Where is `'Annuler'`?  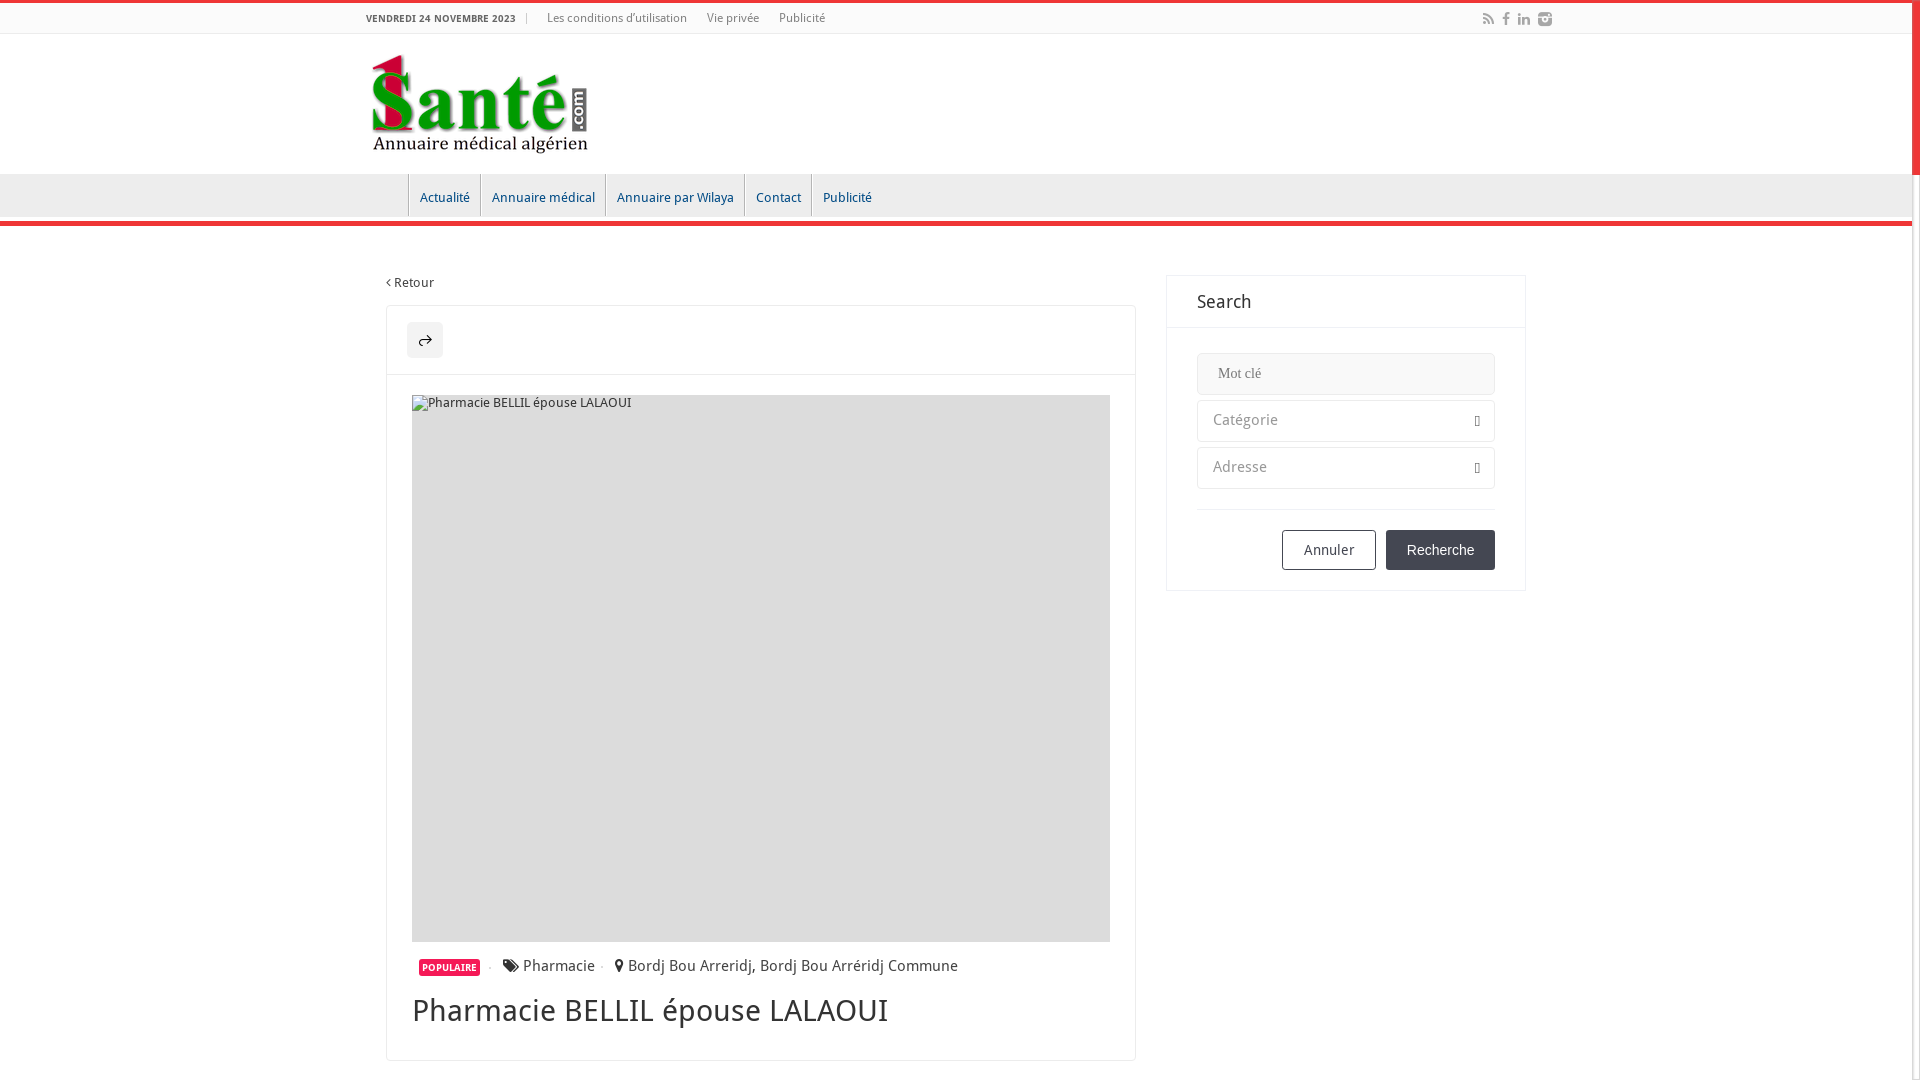
'Annuler' is located at coordinates (1329, 550).